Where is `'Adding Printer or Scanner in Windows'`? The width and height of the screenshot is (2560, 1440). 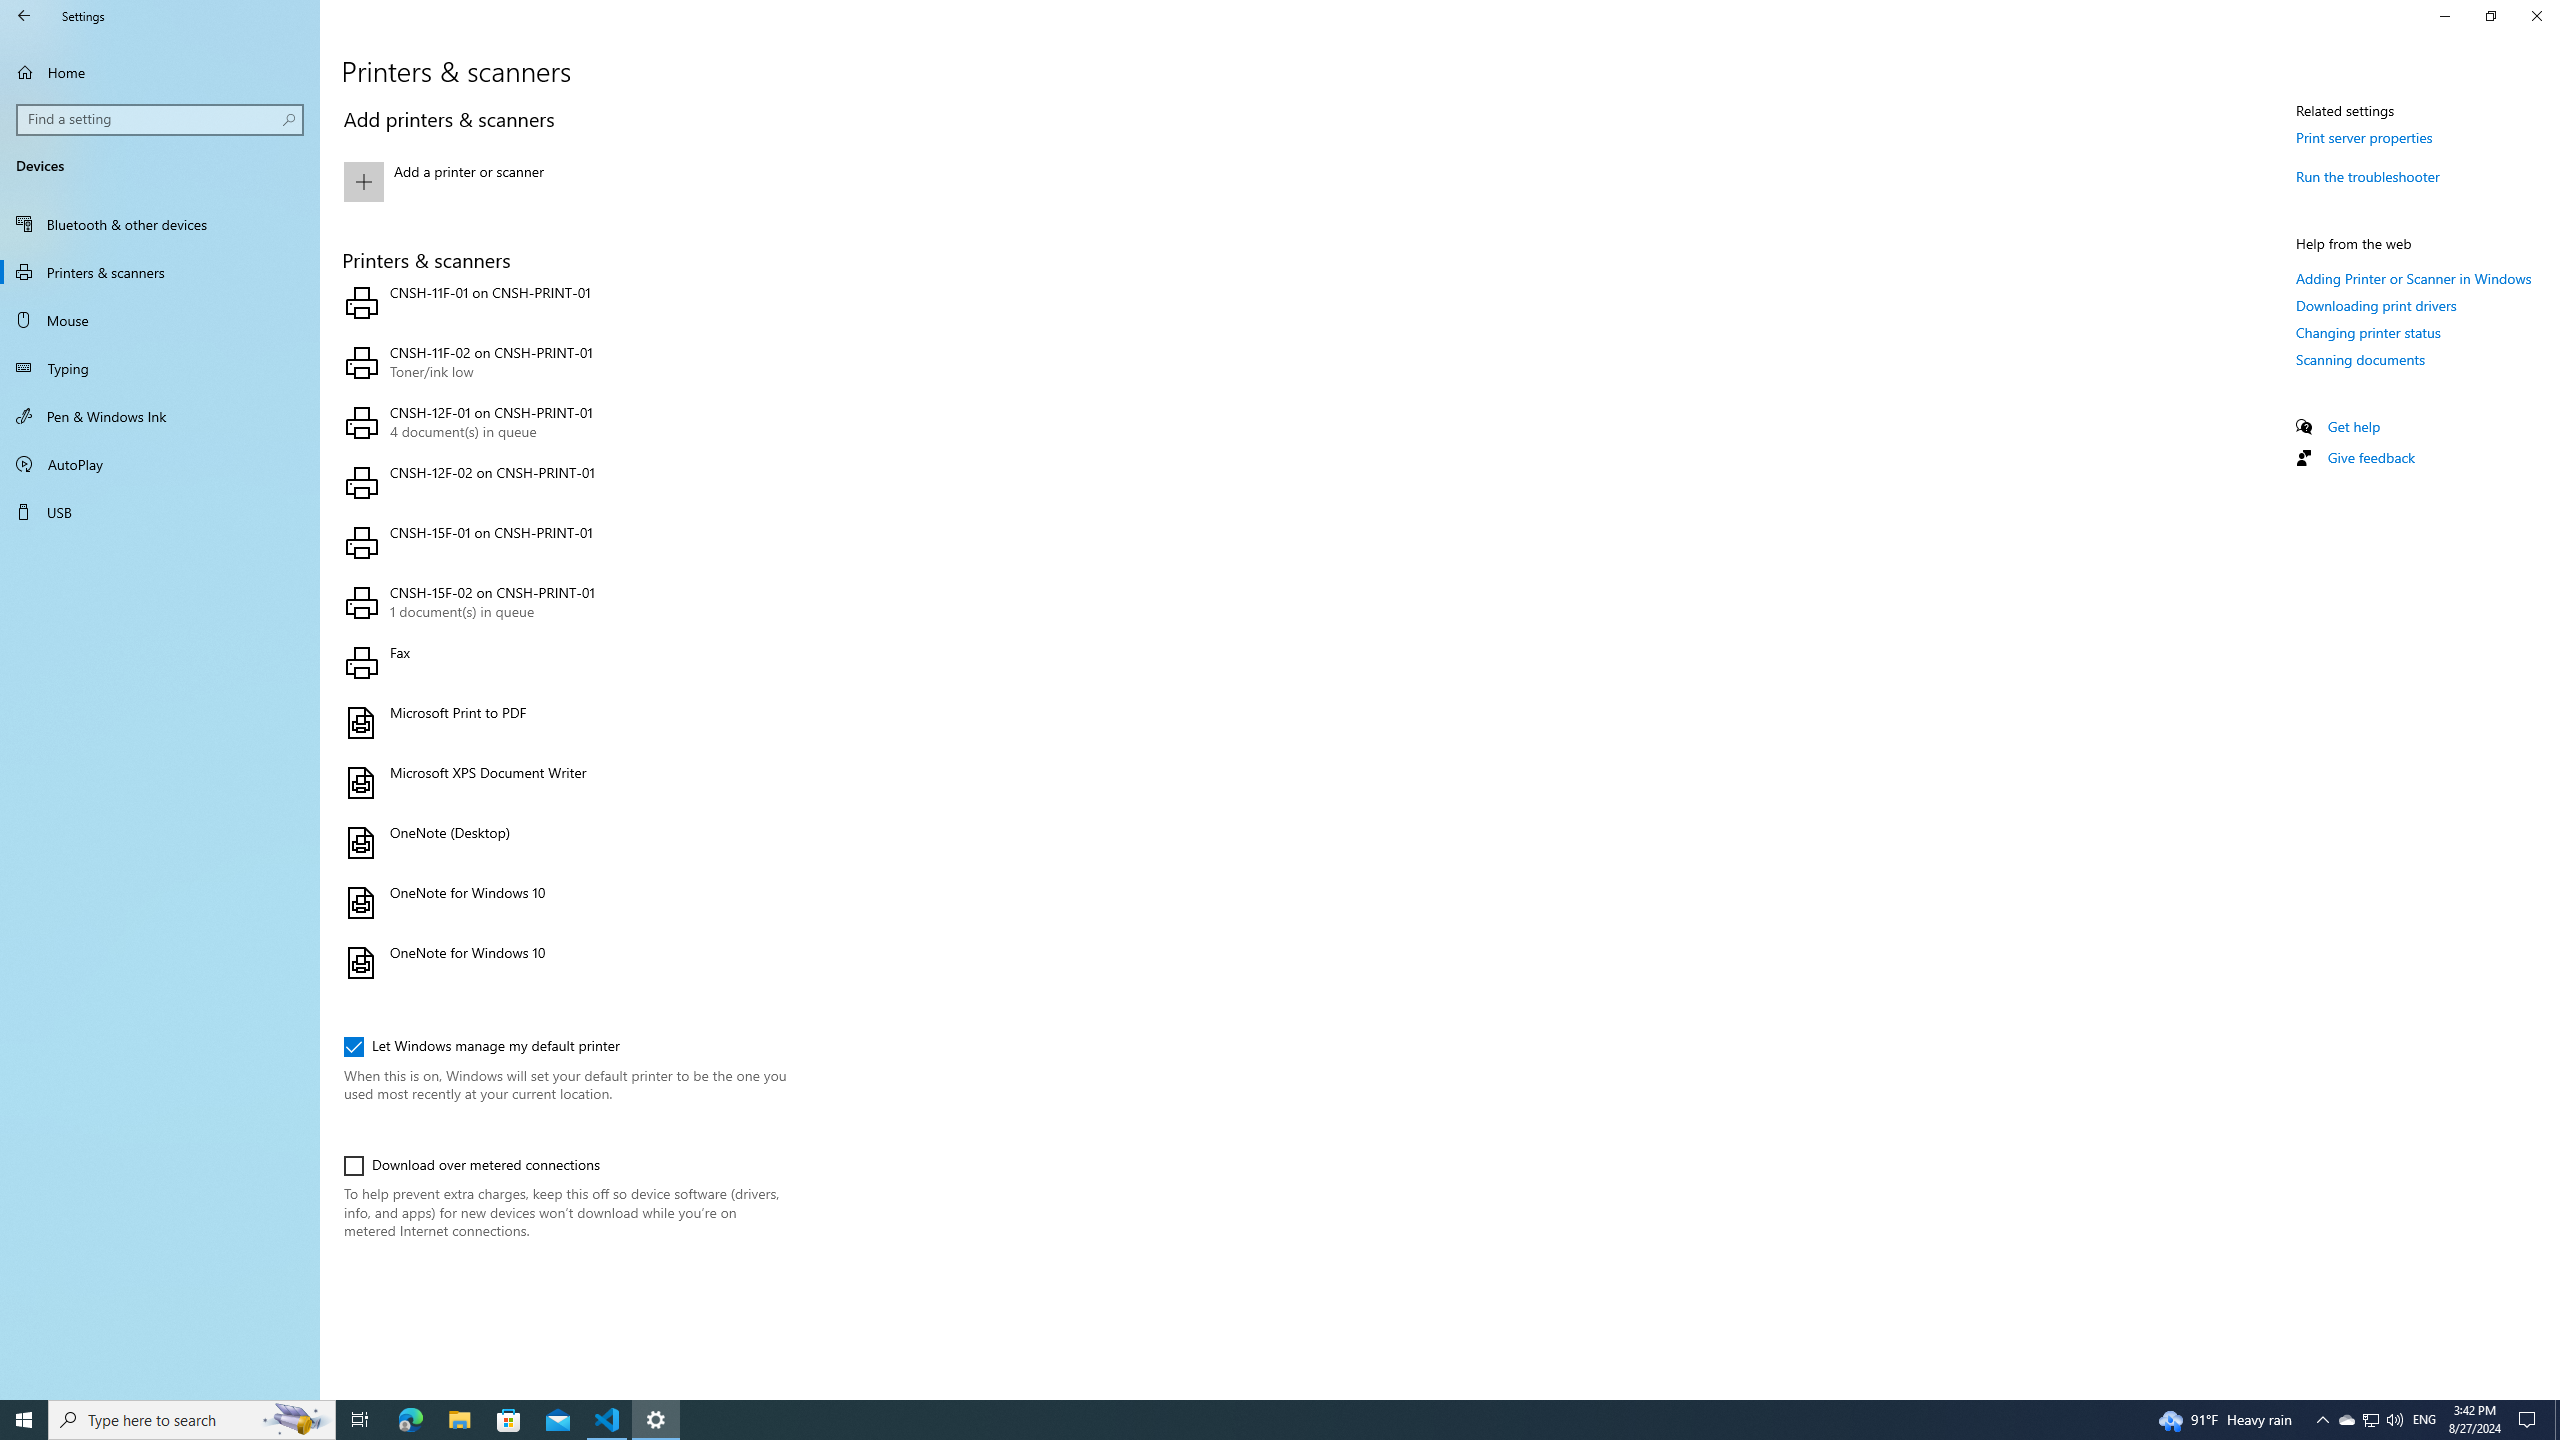 'Adding Printer or Scanner in Windows' is located at coordinates (2413, 277).